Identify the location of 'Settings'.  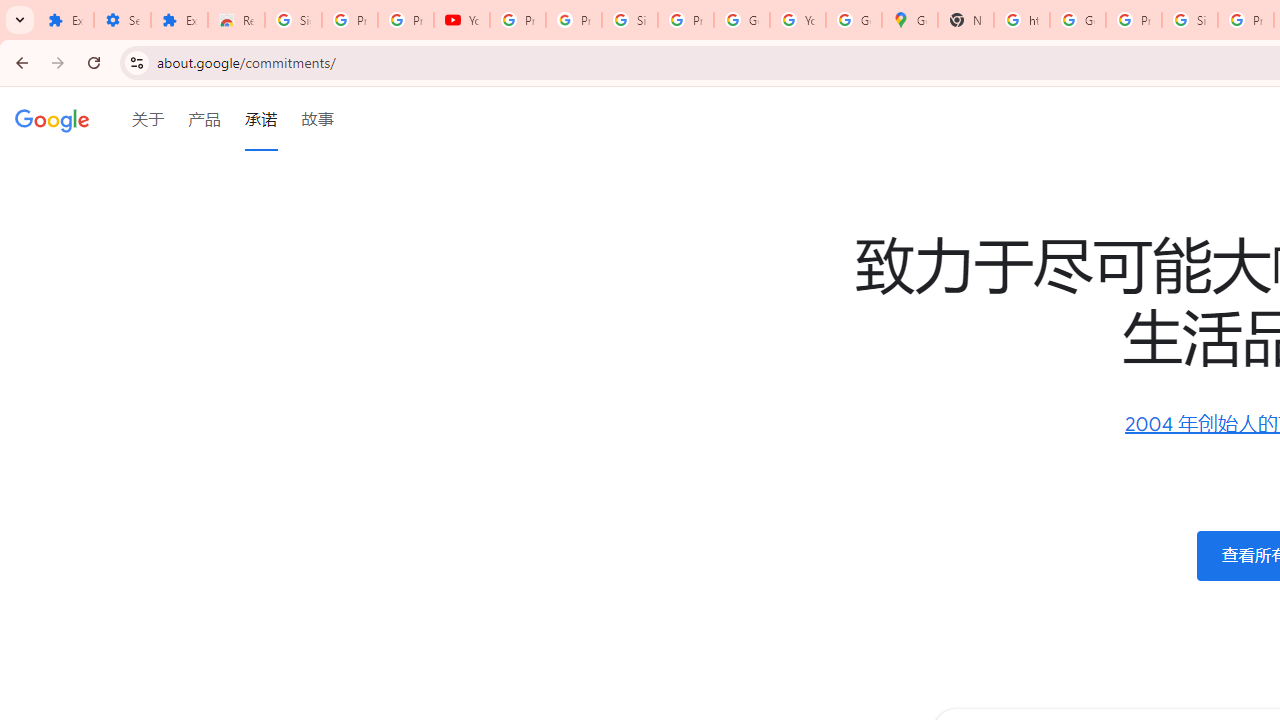
(121, 20).